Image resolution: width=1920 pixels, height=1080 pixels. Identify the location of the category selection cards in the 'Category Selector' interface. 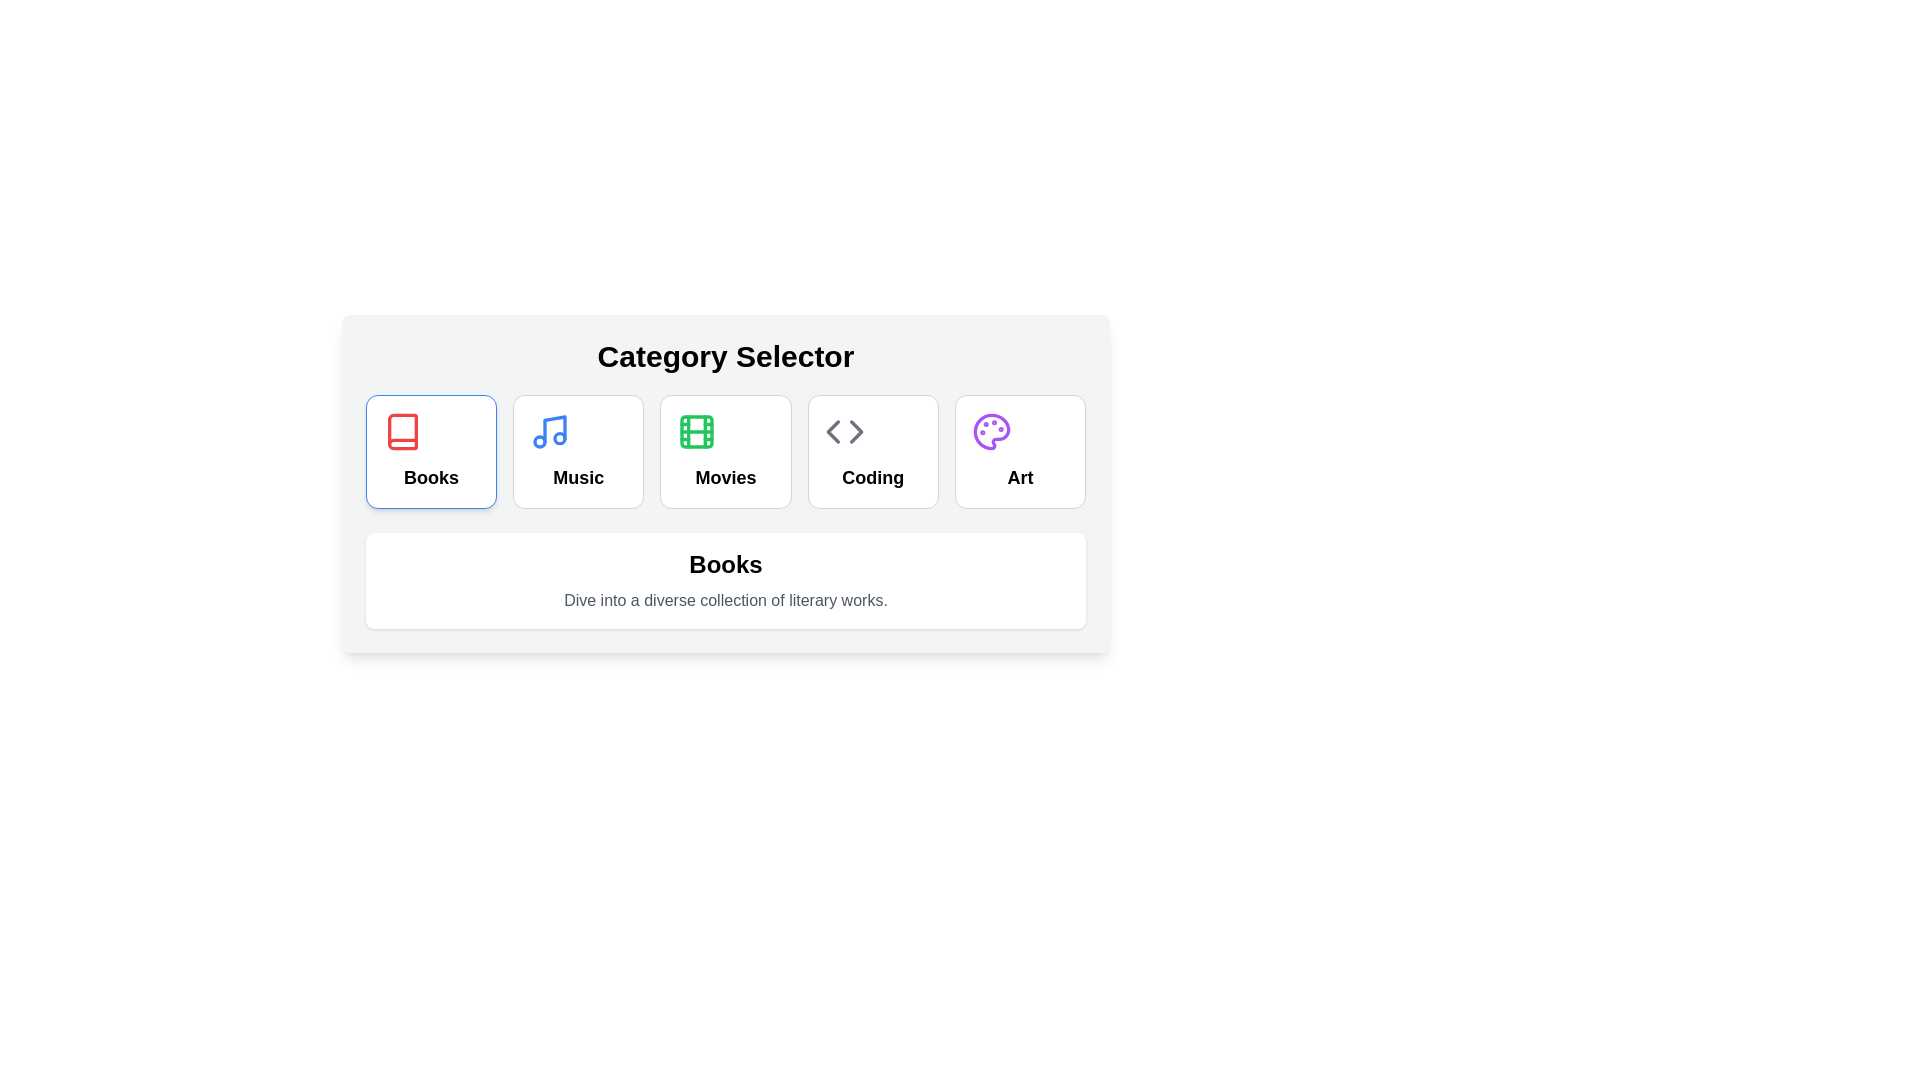
(724, 483).